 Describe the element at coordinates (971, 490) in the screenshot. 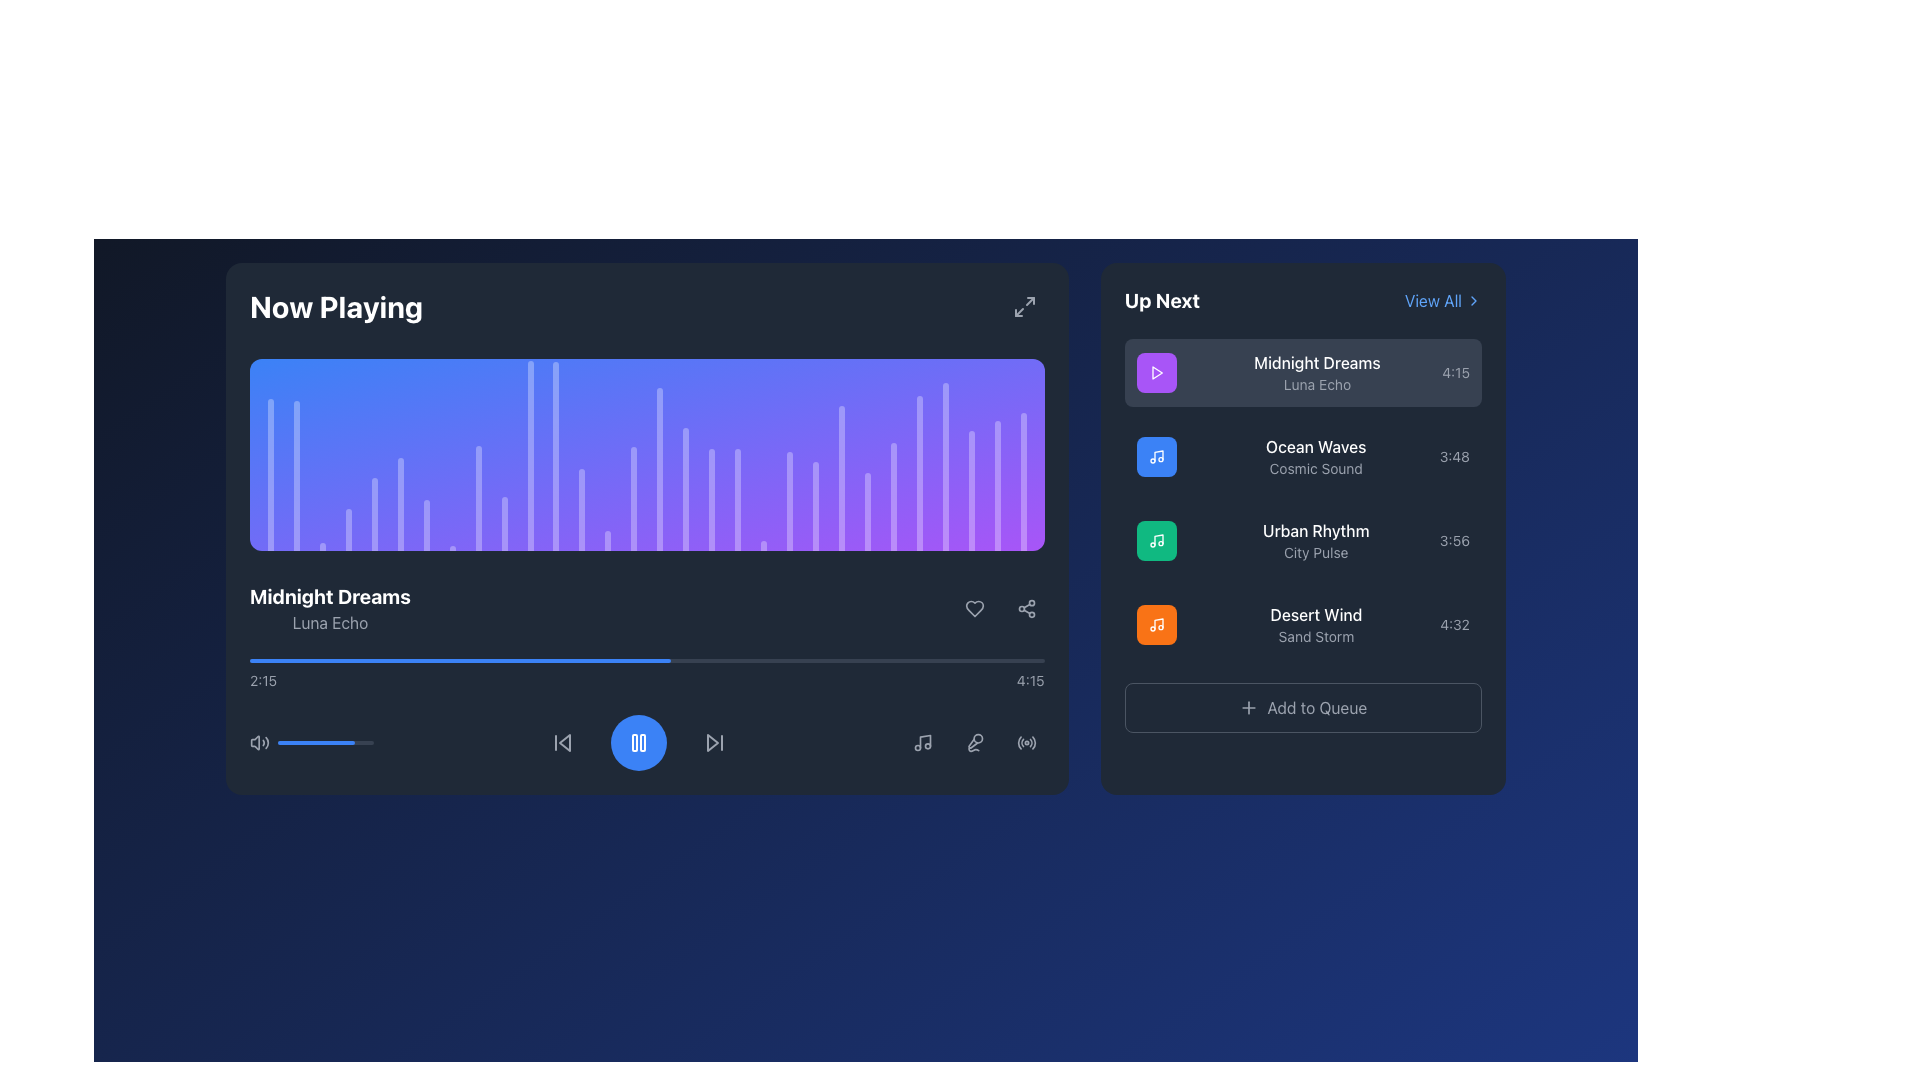

I see `the 28th vertical bar of the visual feedback area in the Now Playing section, which represents audio level or spectrum data` at that location.